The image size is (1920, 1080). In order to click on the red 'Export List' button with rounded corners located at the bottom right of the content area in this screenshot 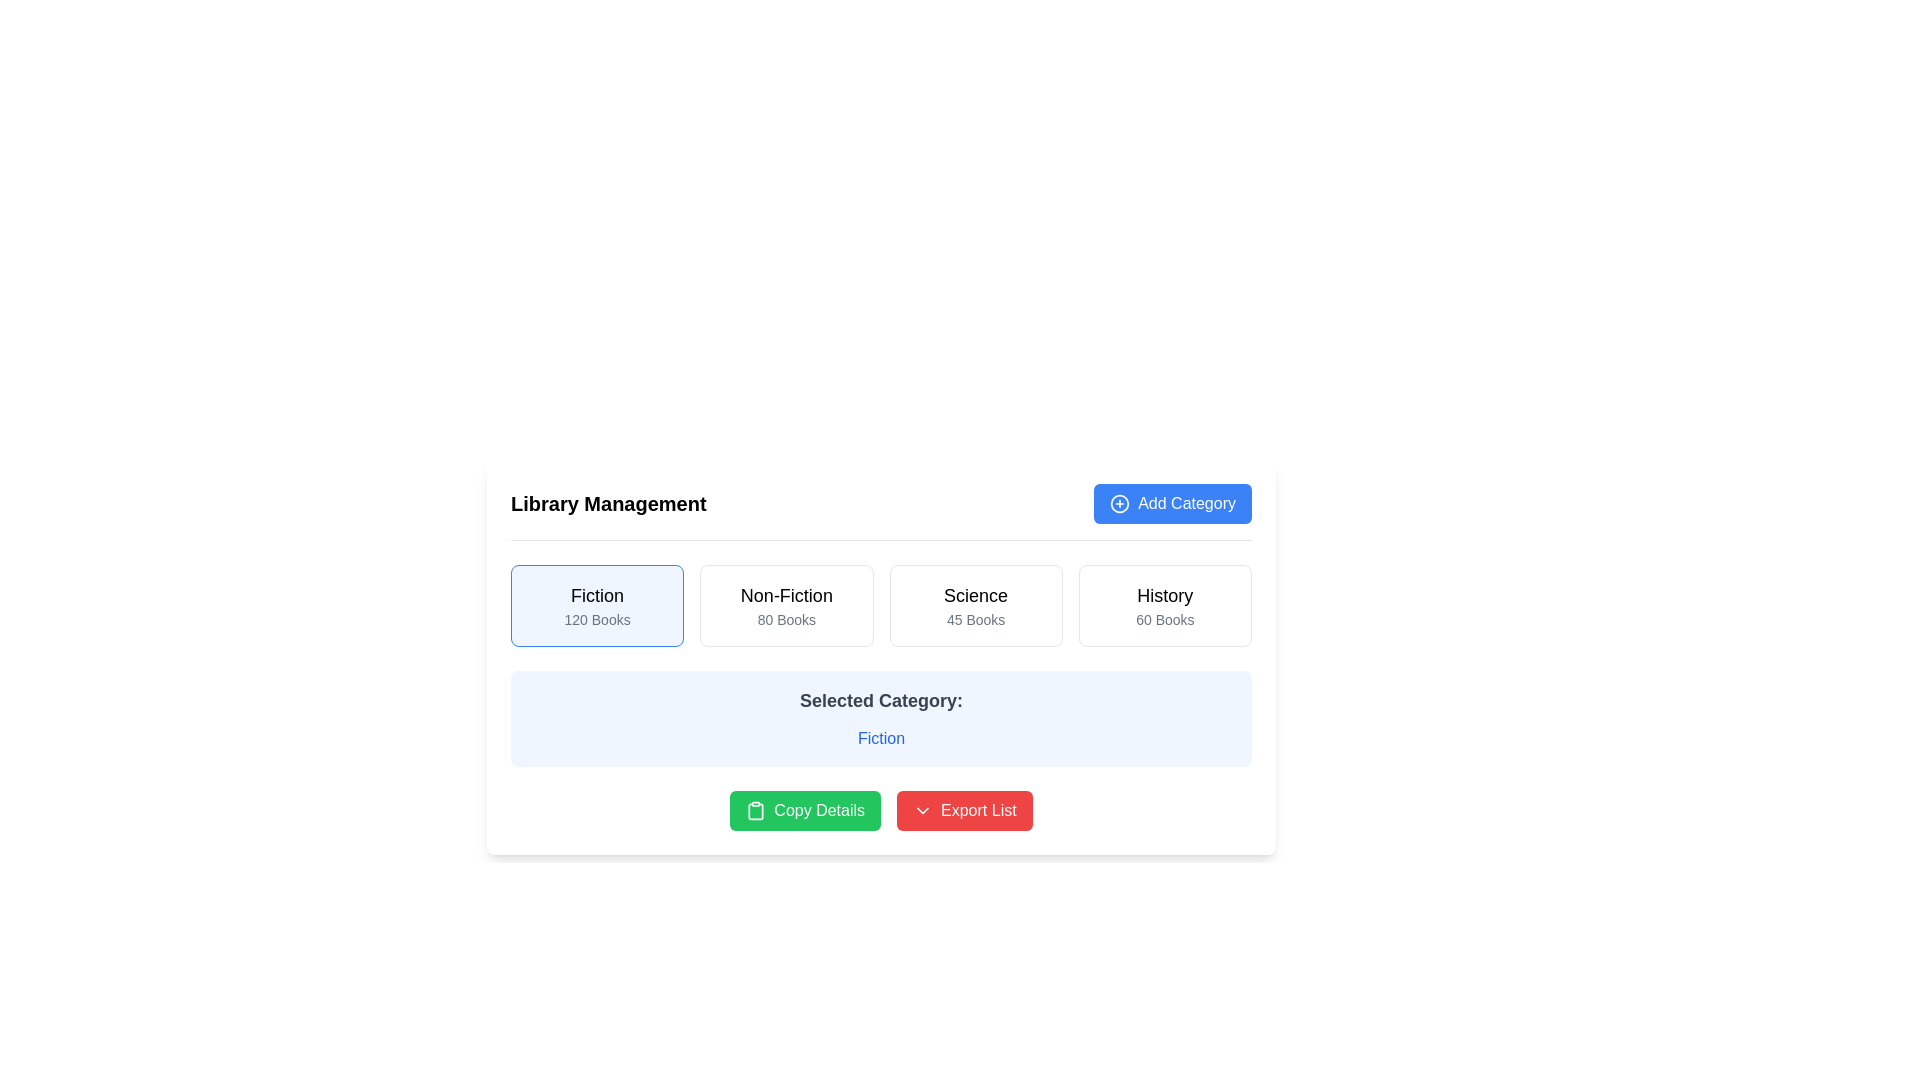, I will do `click(964, 810)`.